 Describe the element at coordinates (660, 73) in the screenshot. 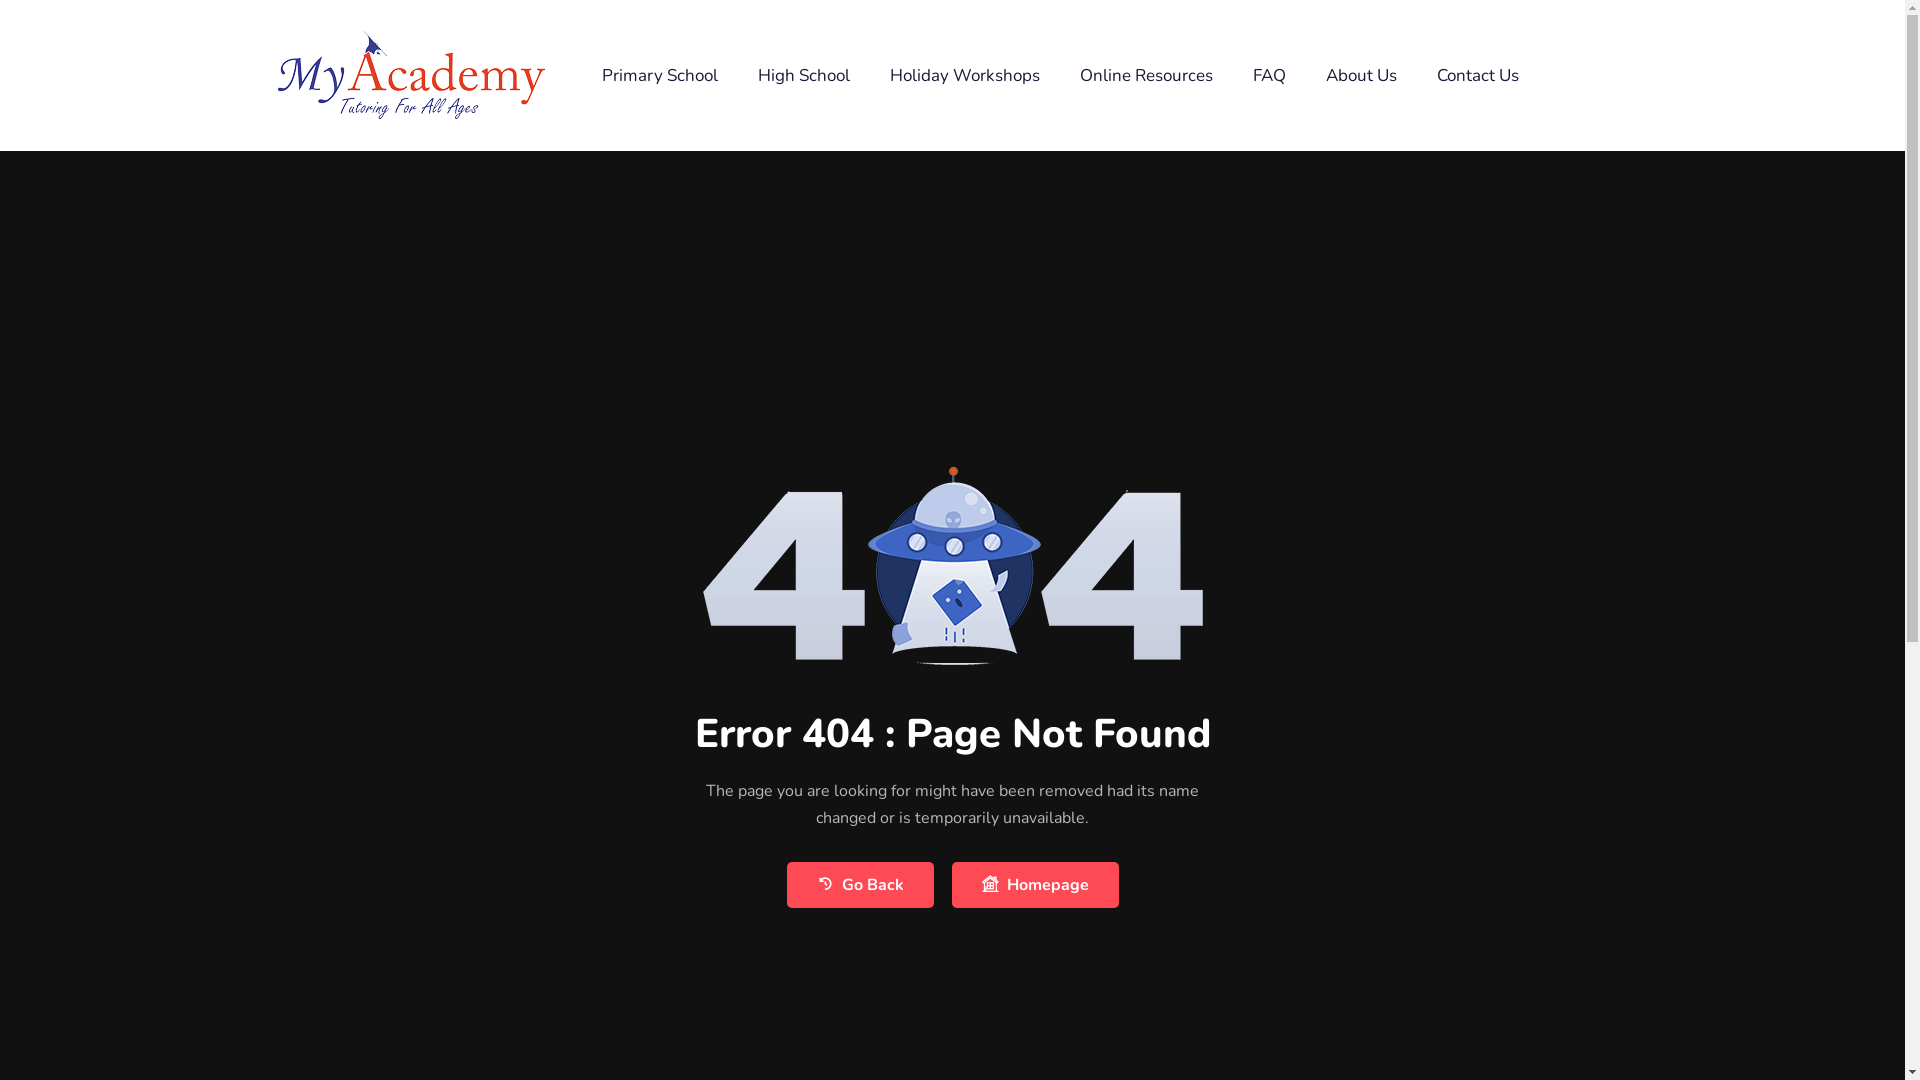

I see `'Primary School'` at that location.